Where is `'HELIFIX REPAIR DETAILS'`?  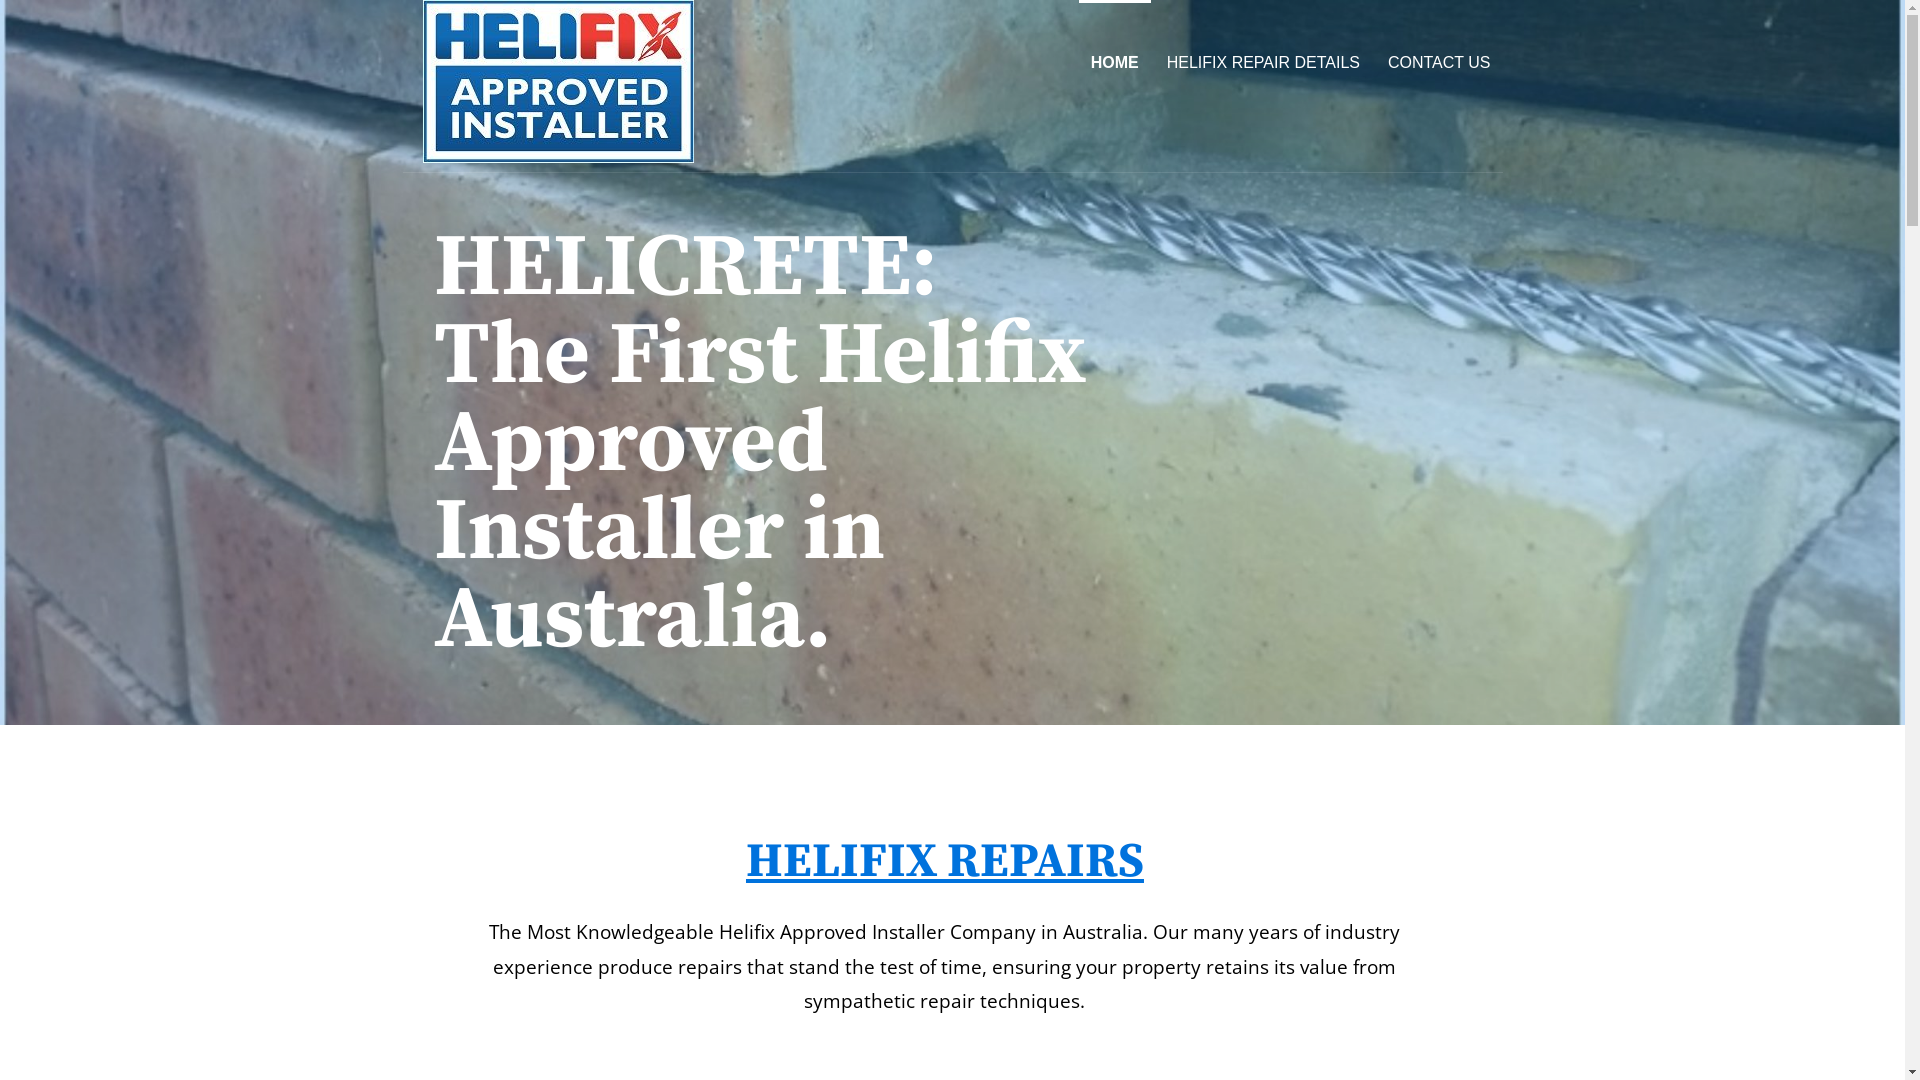 'HELIFIX REPAIR DETAILS' is located at coordinates (1262, 61).